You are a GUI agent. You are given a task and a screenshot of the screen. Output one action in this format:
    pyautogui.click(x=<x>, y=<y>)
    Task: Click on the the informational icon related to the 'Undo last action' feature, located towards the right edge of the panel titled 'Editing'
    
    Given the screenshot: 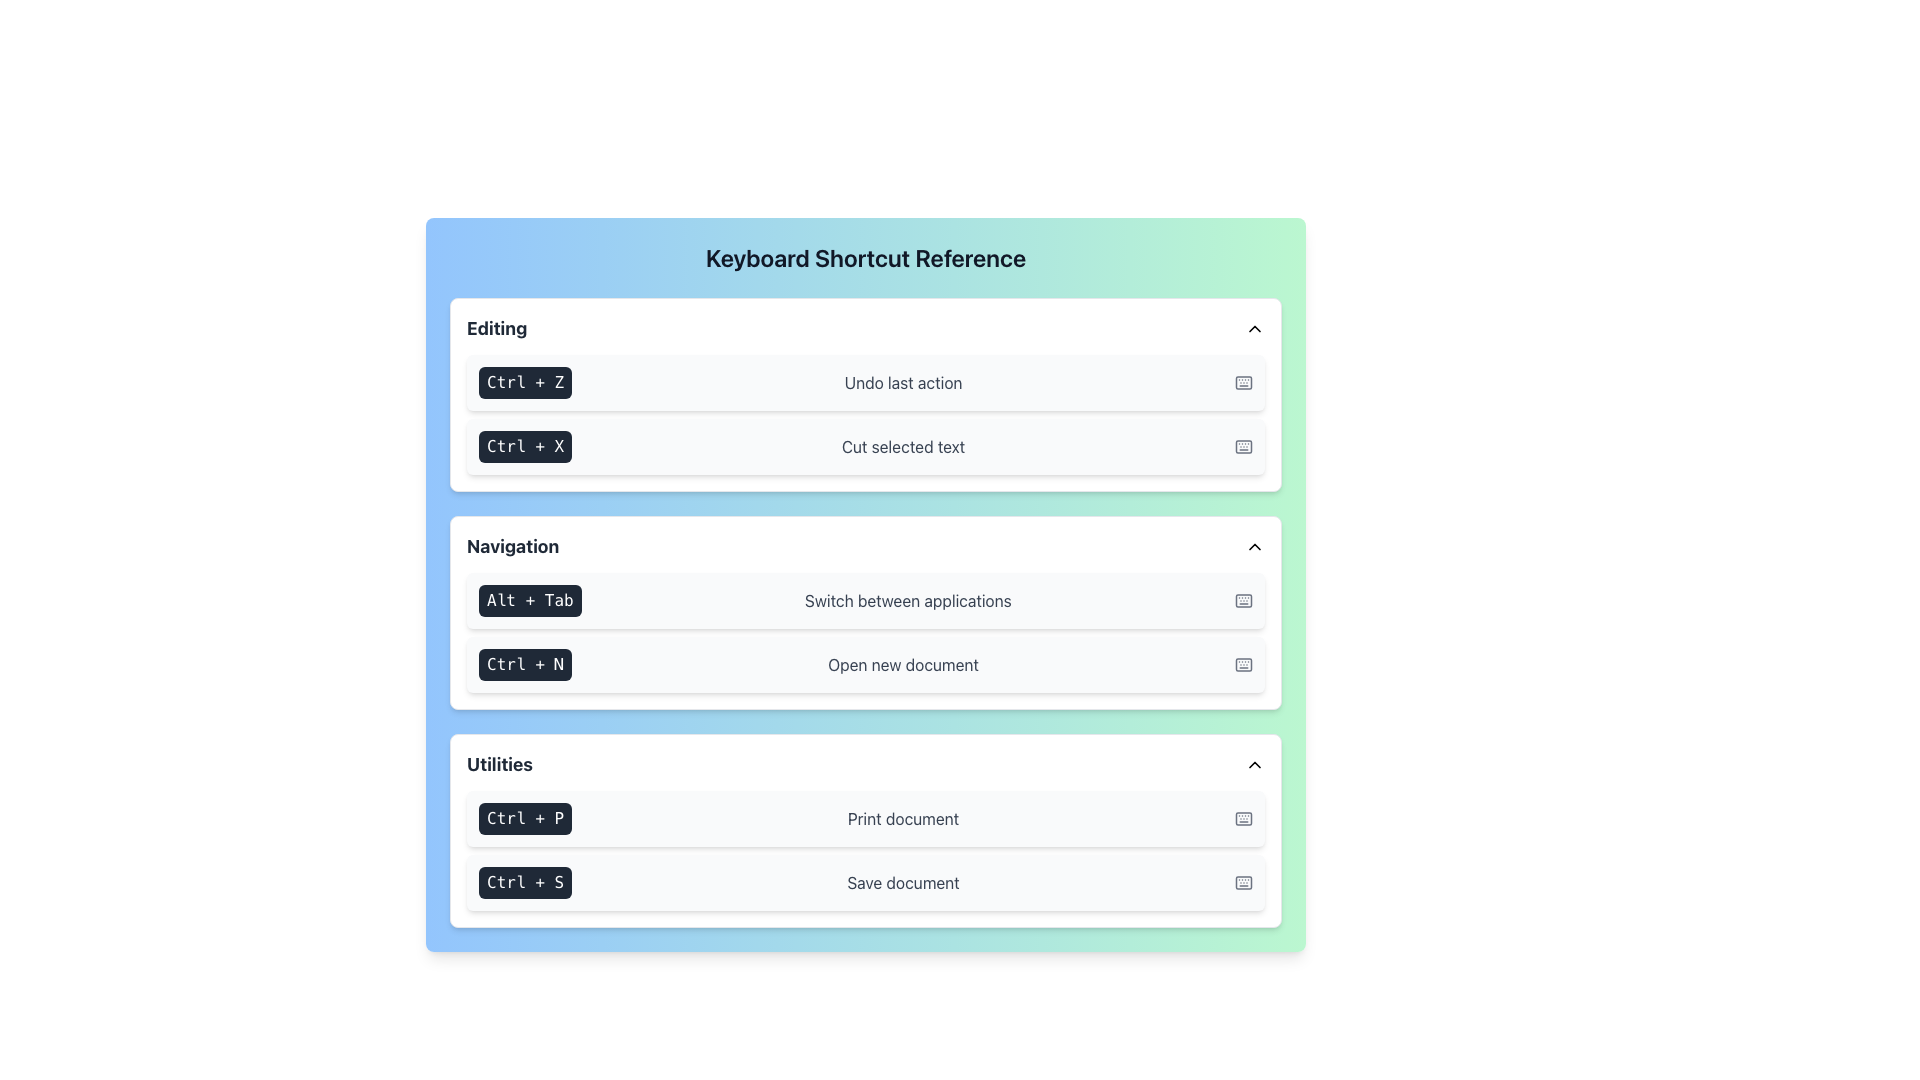 What is the action you would take?
    pyautogui.click(x=1242, y=382)
    